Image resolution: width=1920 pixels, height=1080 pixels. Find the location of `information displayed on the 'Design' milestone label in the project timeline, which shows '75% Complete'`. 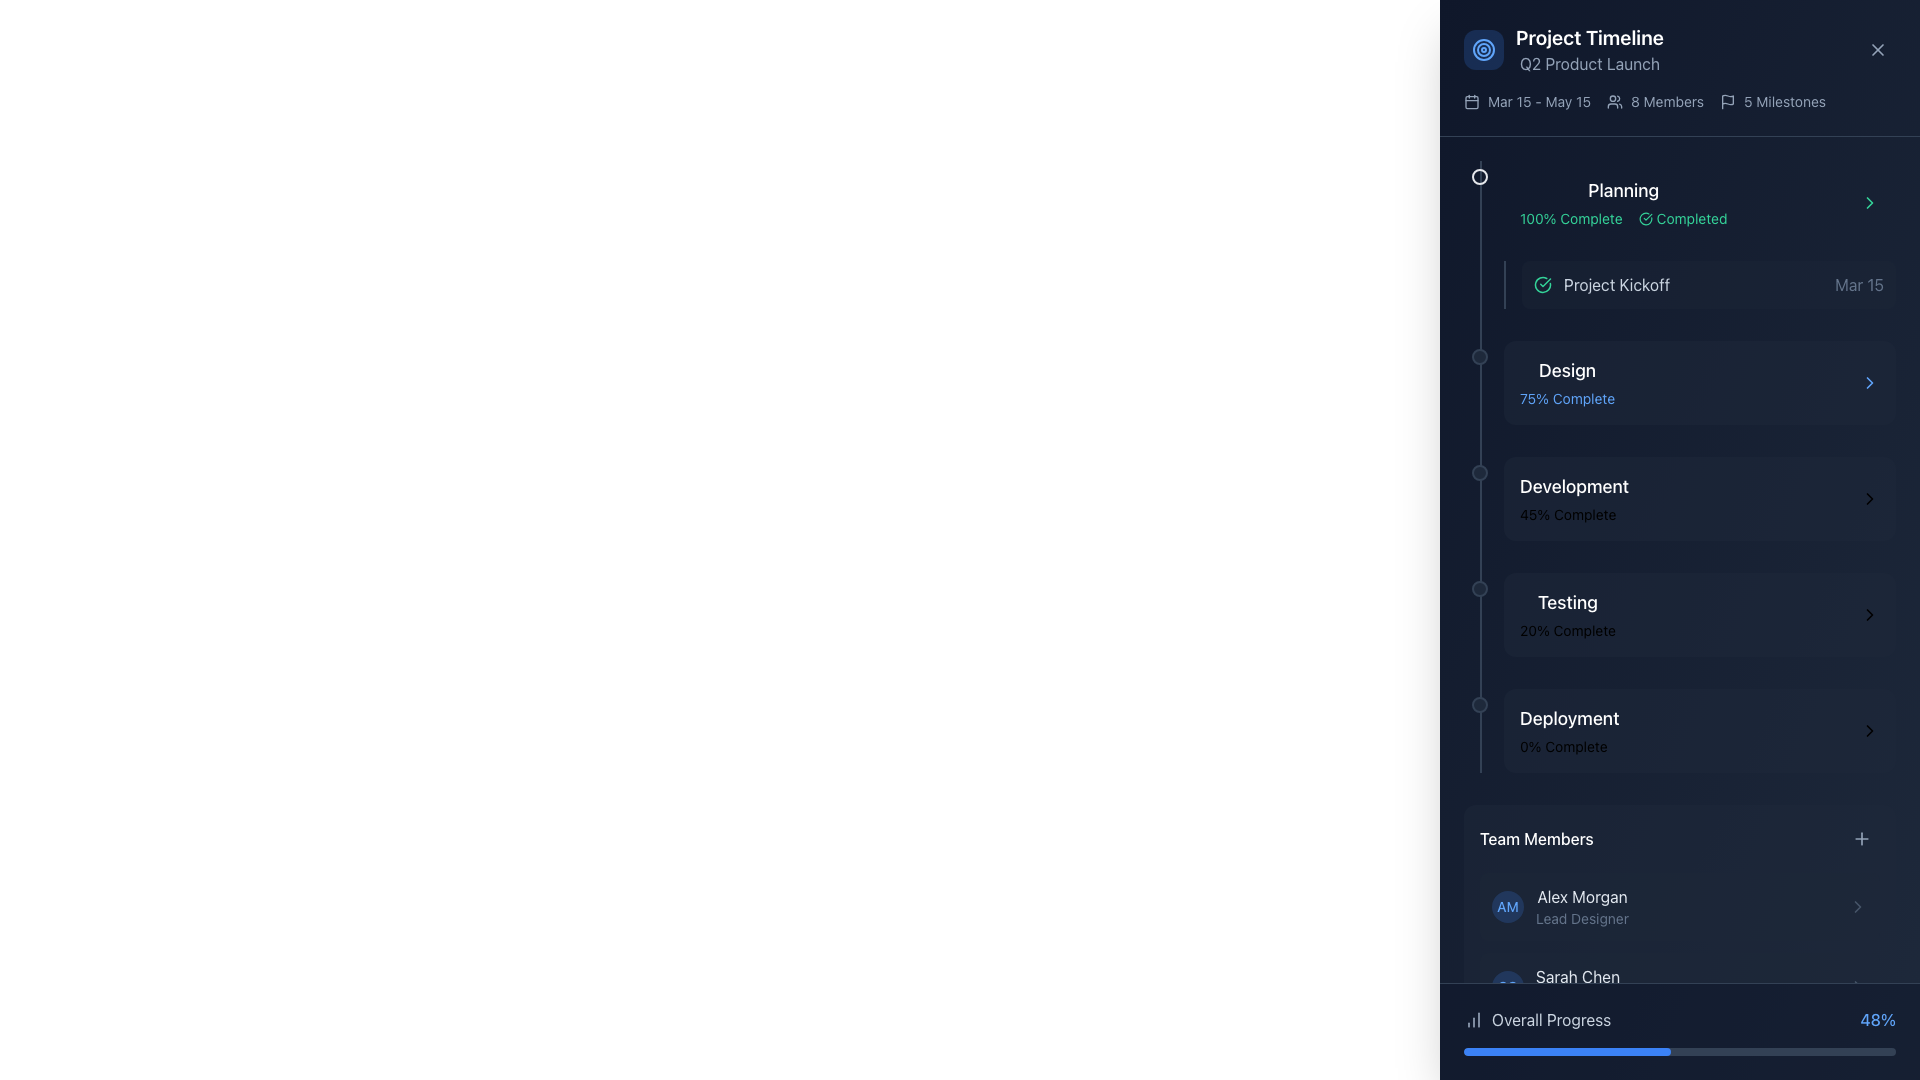

information displayed on the 'Design' milestone label in the project timeline, which shows '75% Complete' is located at coordinates (1566, 382).